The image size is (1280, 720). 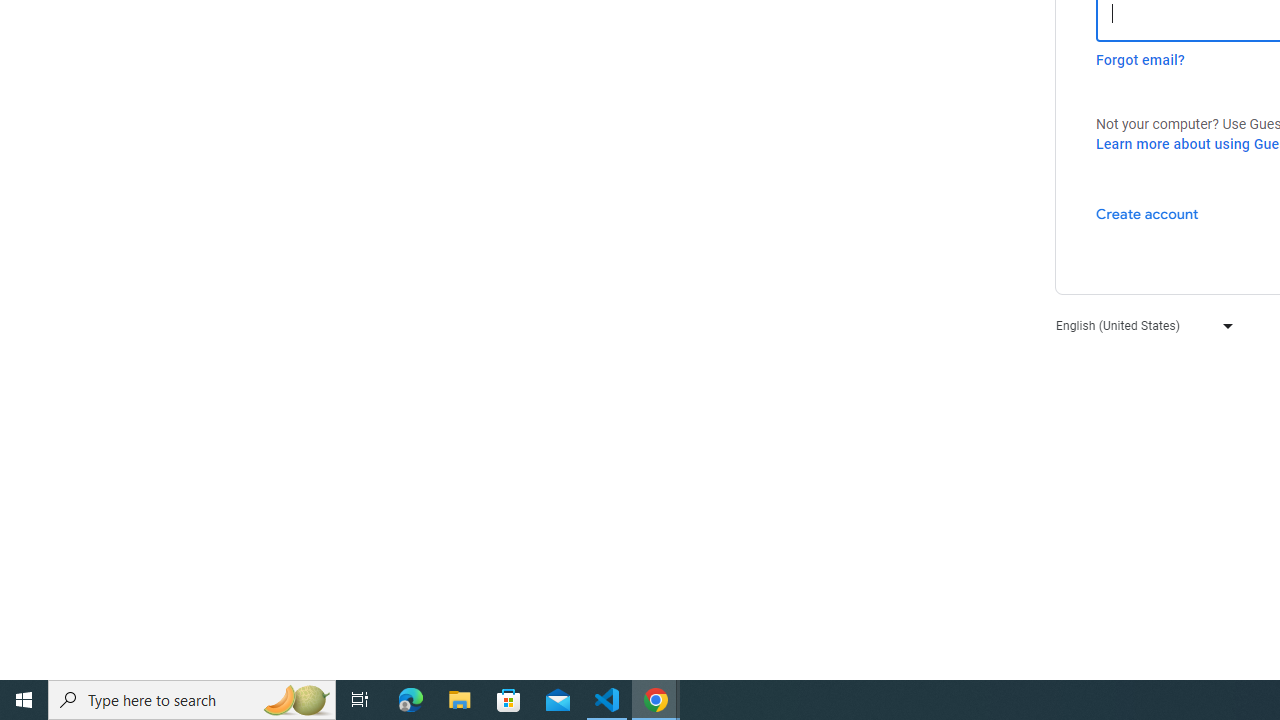 What do you see at coordinates (1146, 213) in the screenshot?
I see `'Create account'` at bounding box center [1146, 213].